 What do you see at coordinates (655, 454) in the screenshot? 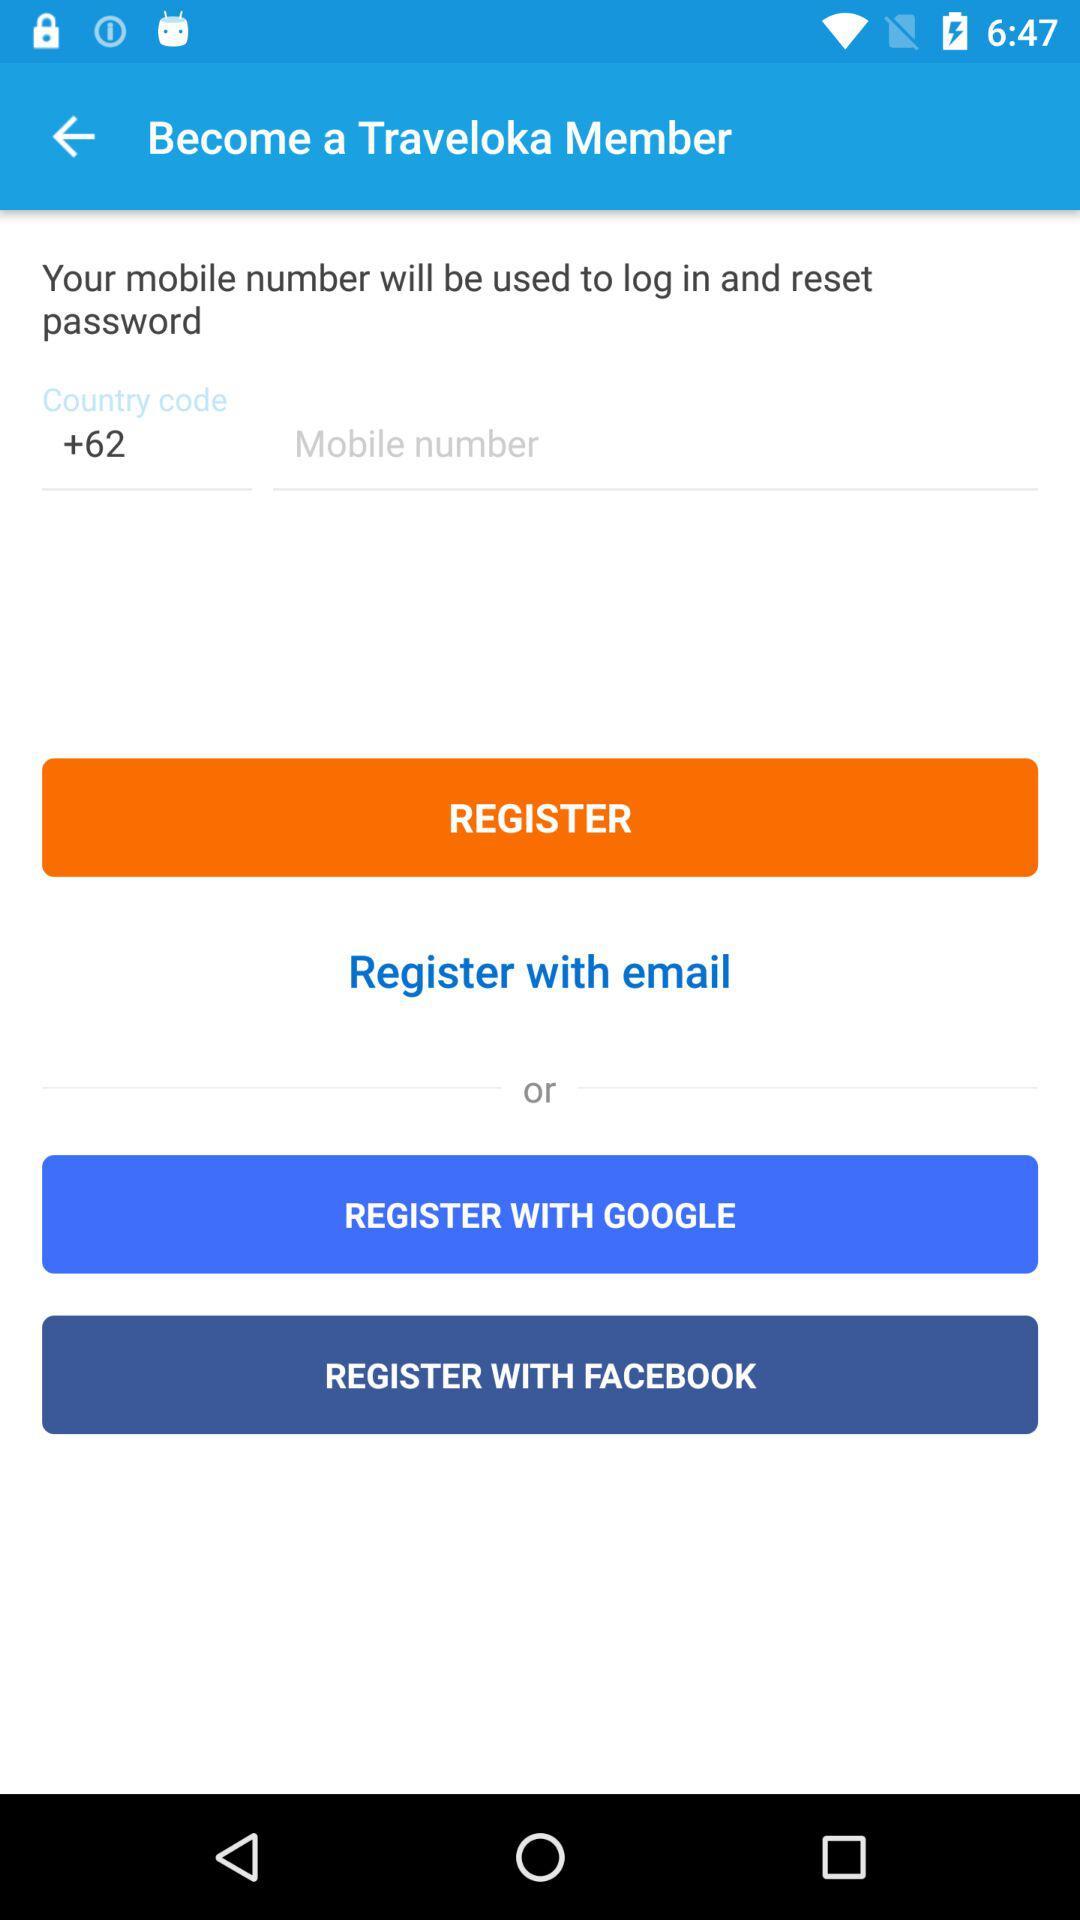
I see `the item above the register icon` at bounding box center [655, 454].